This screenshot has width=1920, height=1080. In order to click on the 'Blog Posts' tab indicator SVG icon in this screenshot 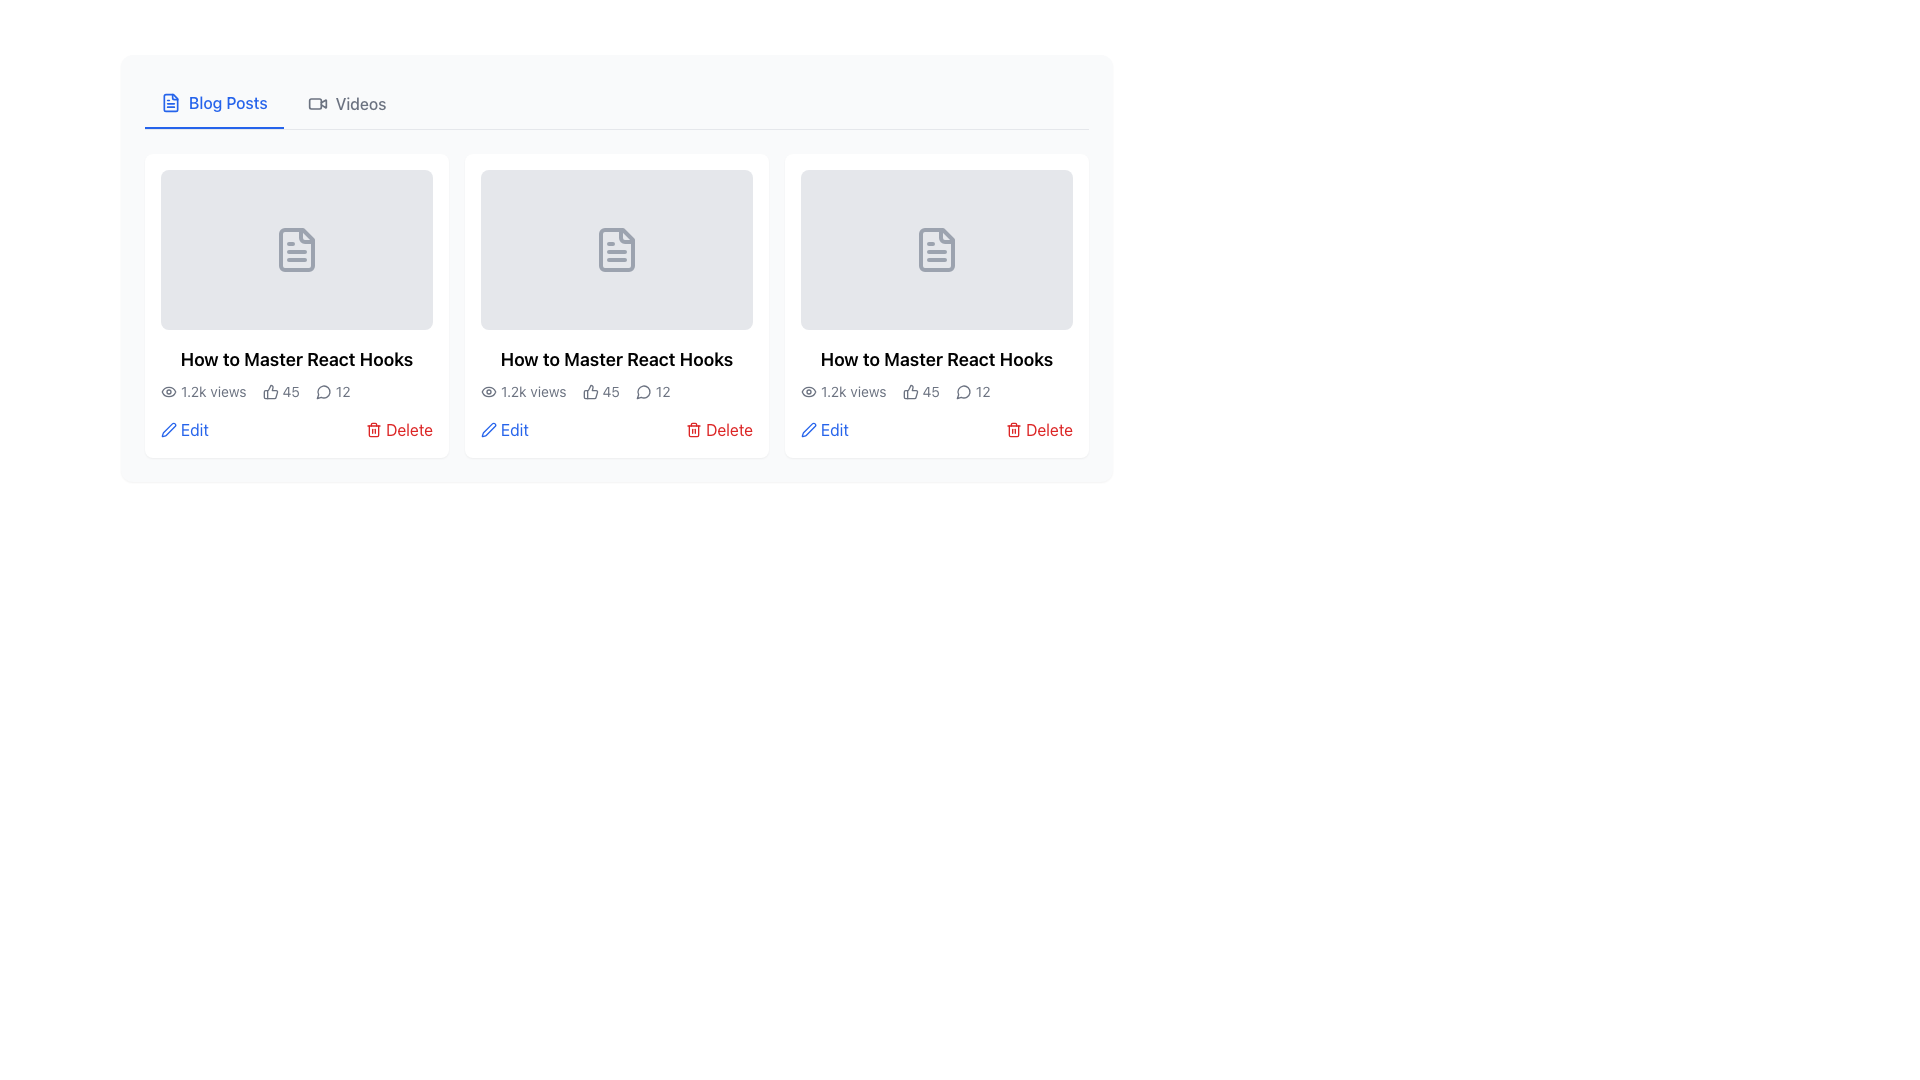, I will do `click(171, 103)`.